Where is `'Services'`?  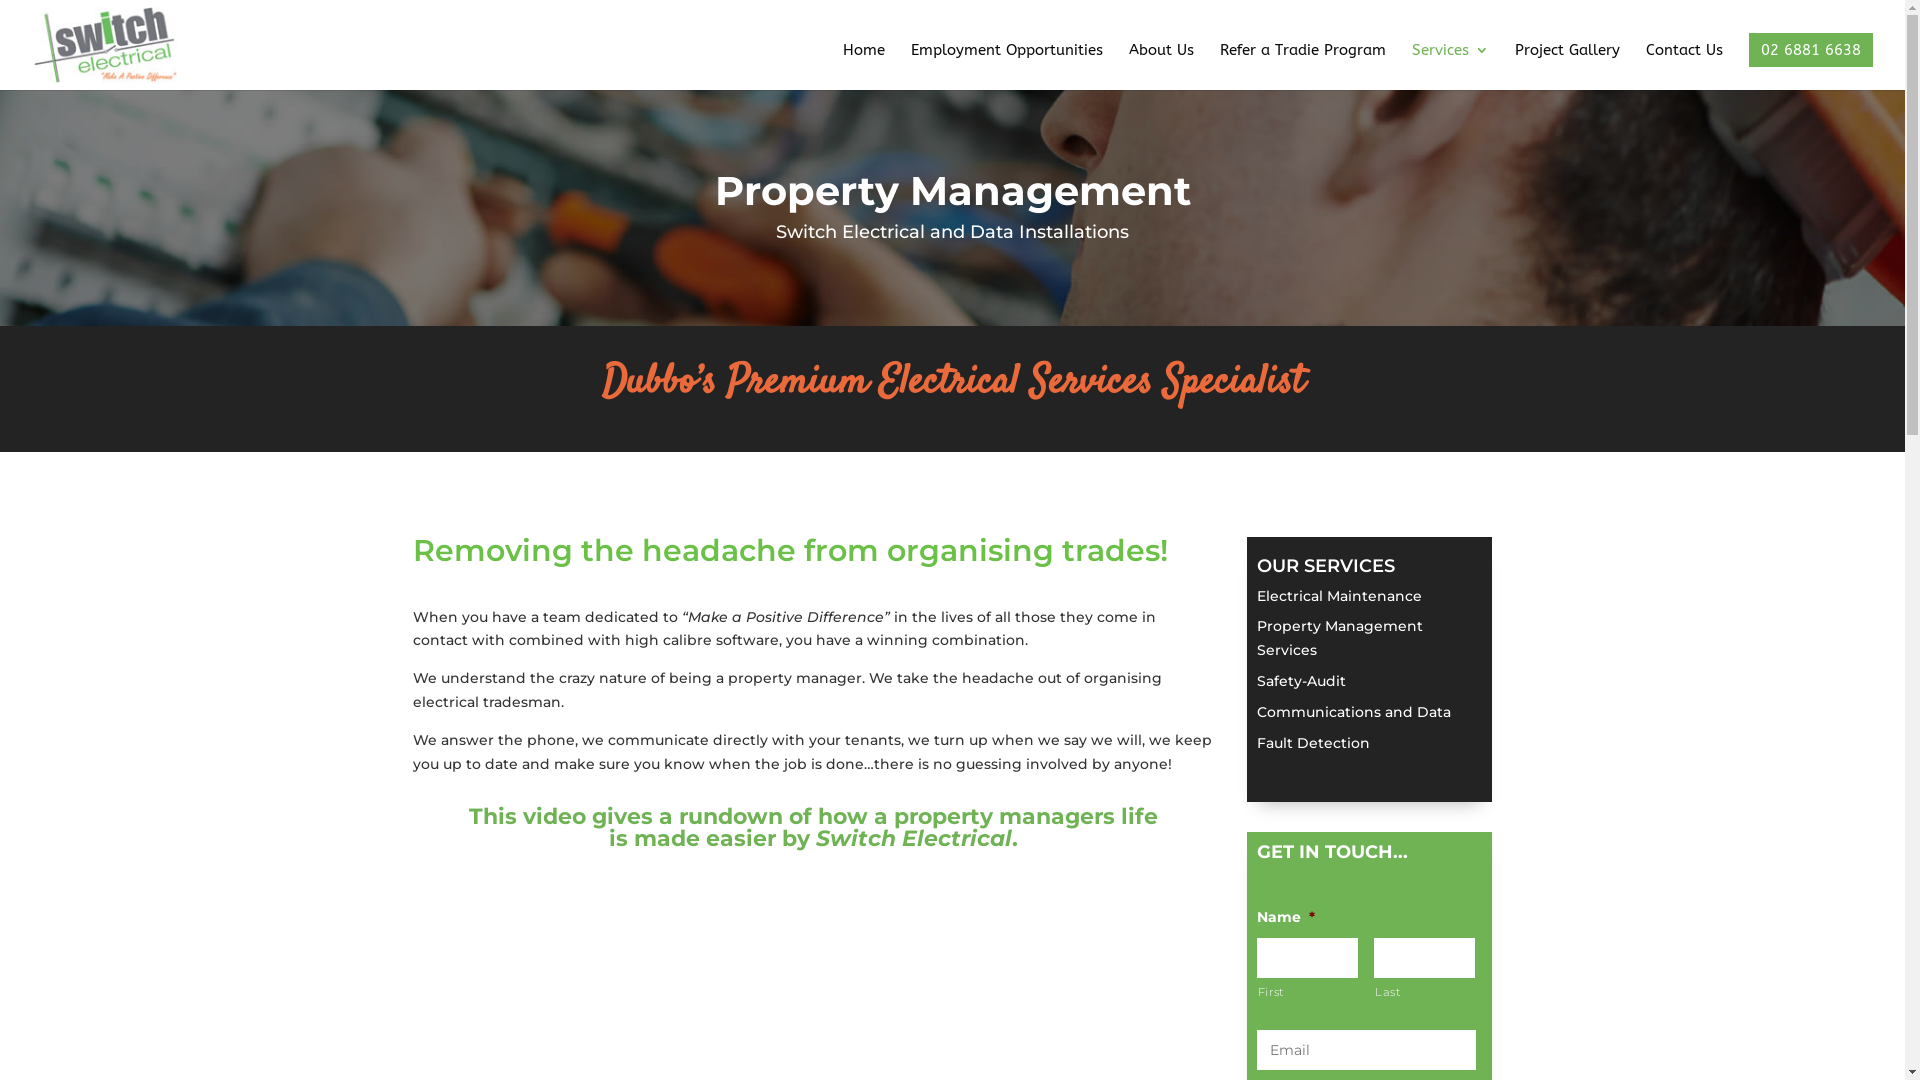
'Services' is located at coordinates (1410, 65).